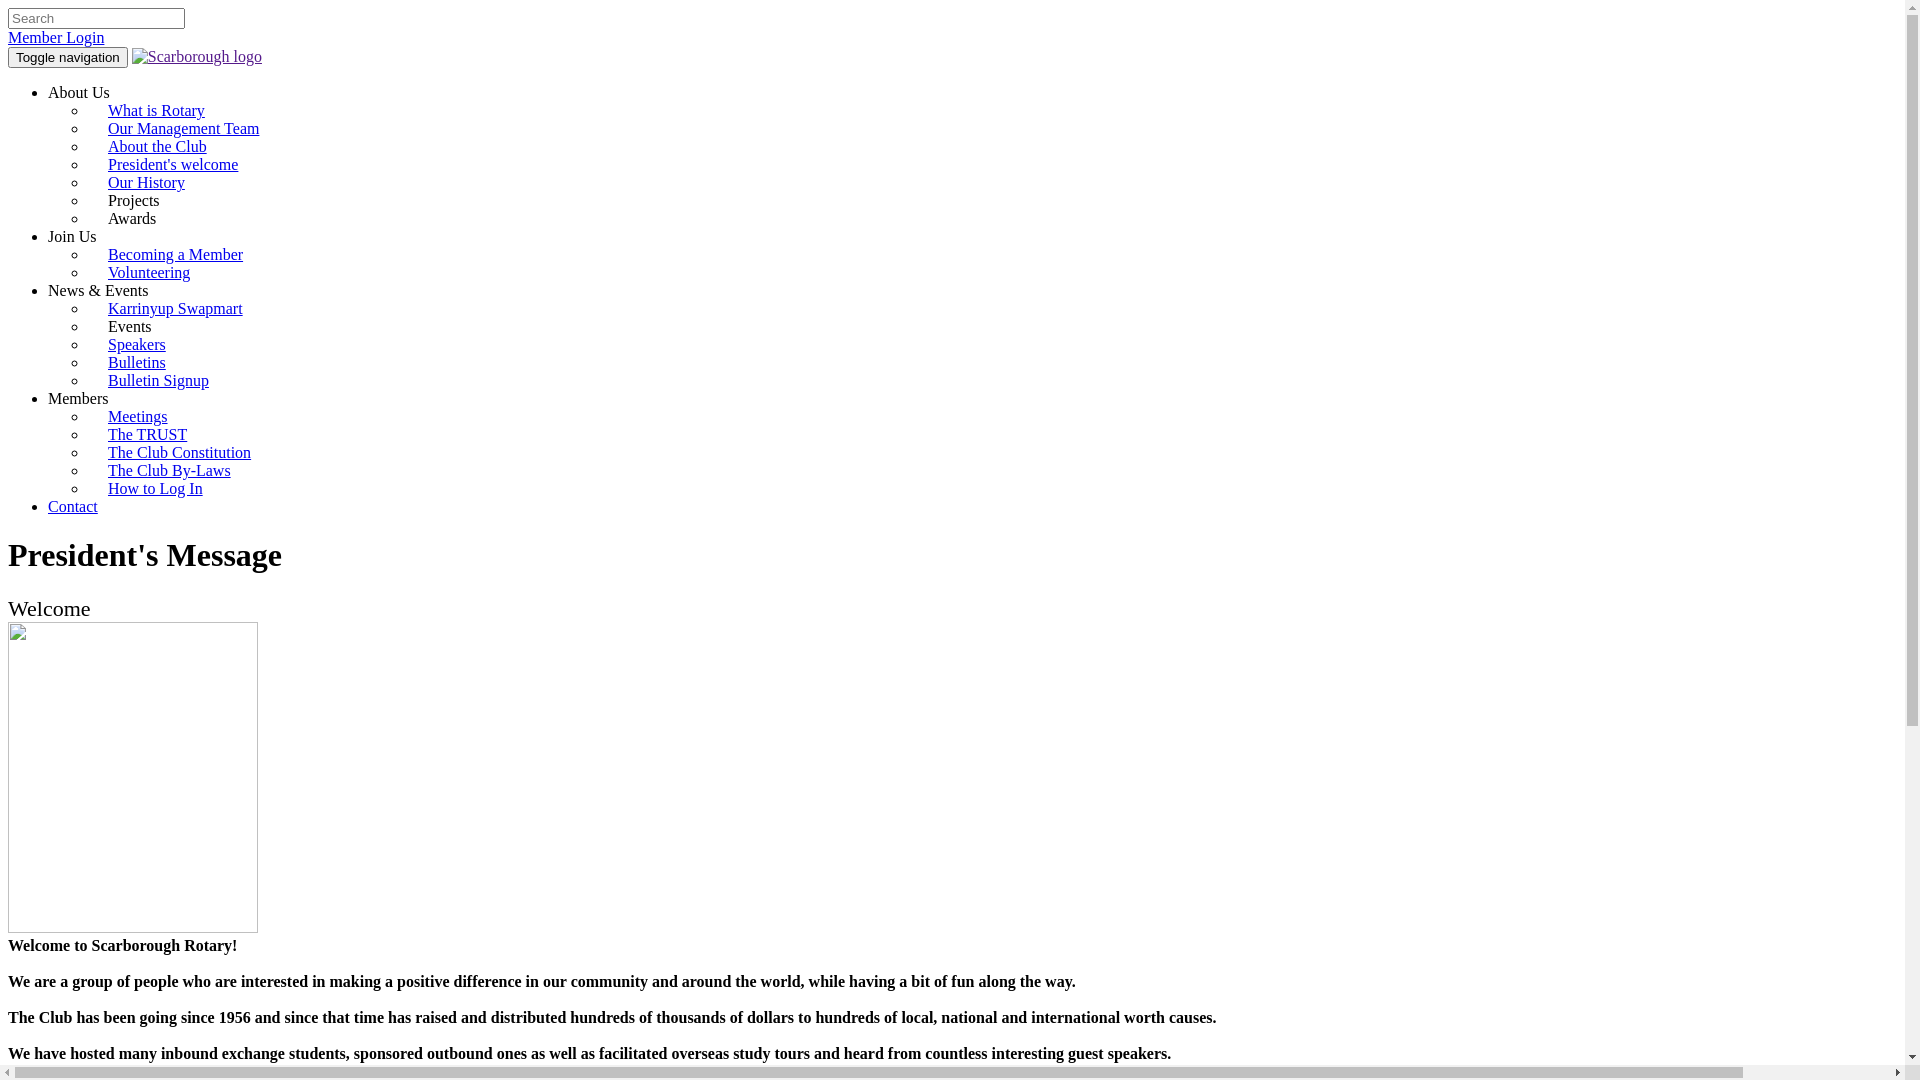  Describe the element at coordinates (48, 92) in the screenshot. I see `'About Us'` at that location.